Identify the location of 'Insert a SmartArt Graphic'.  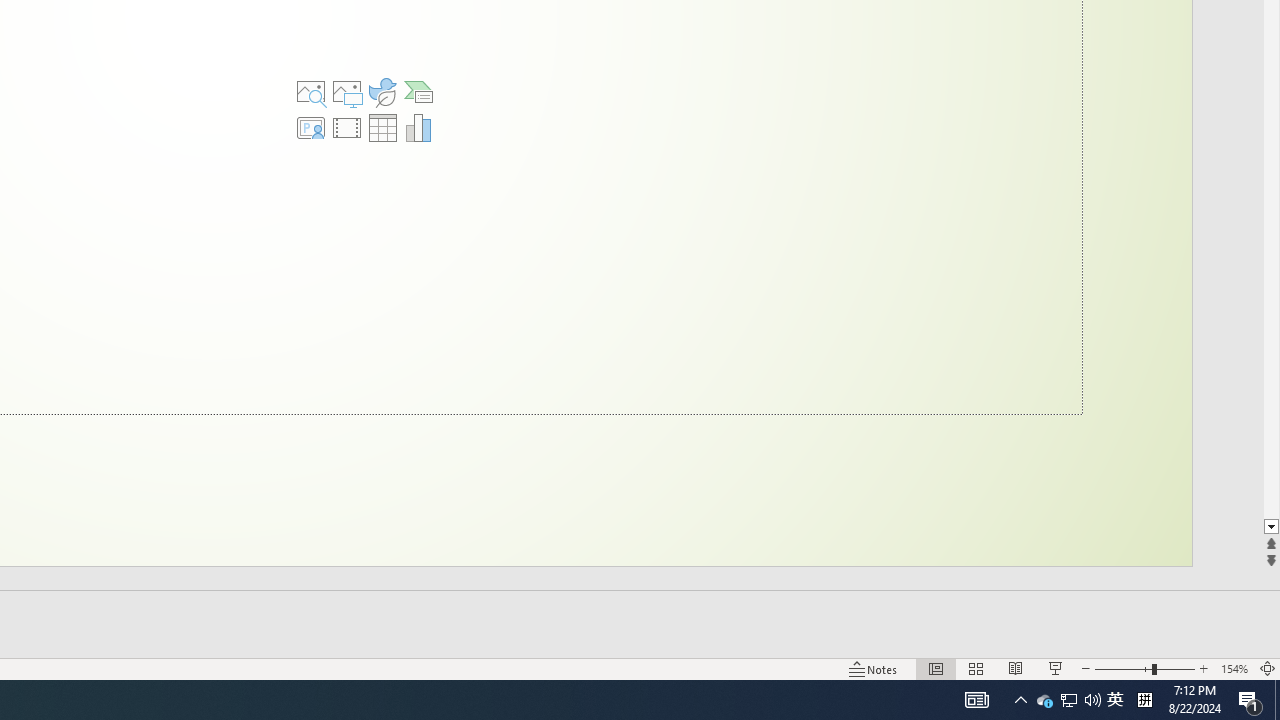
(418, 92).